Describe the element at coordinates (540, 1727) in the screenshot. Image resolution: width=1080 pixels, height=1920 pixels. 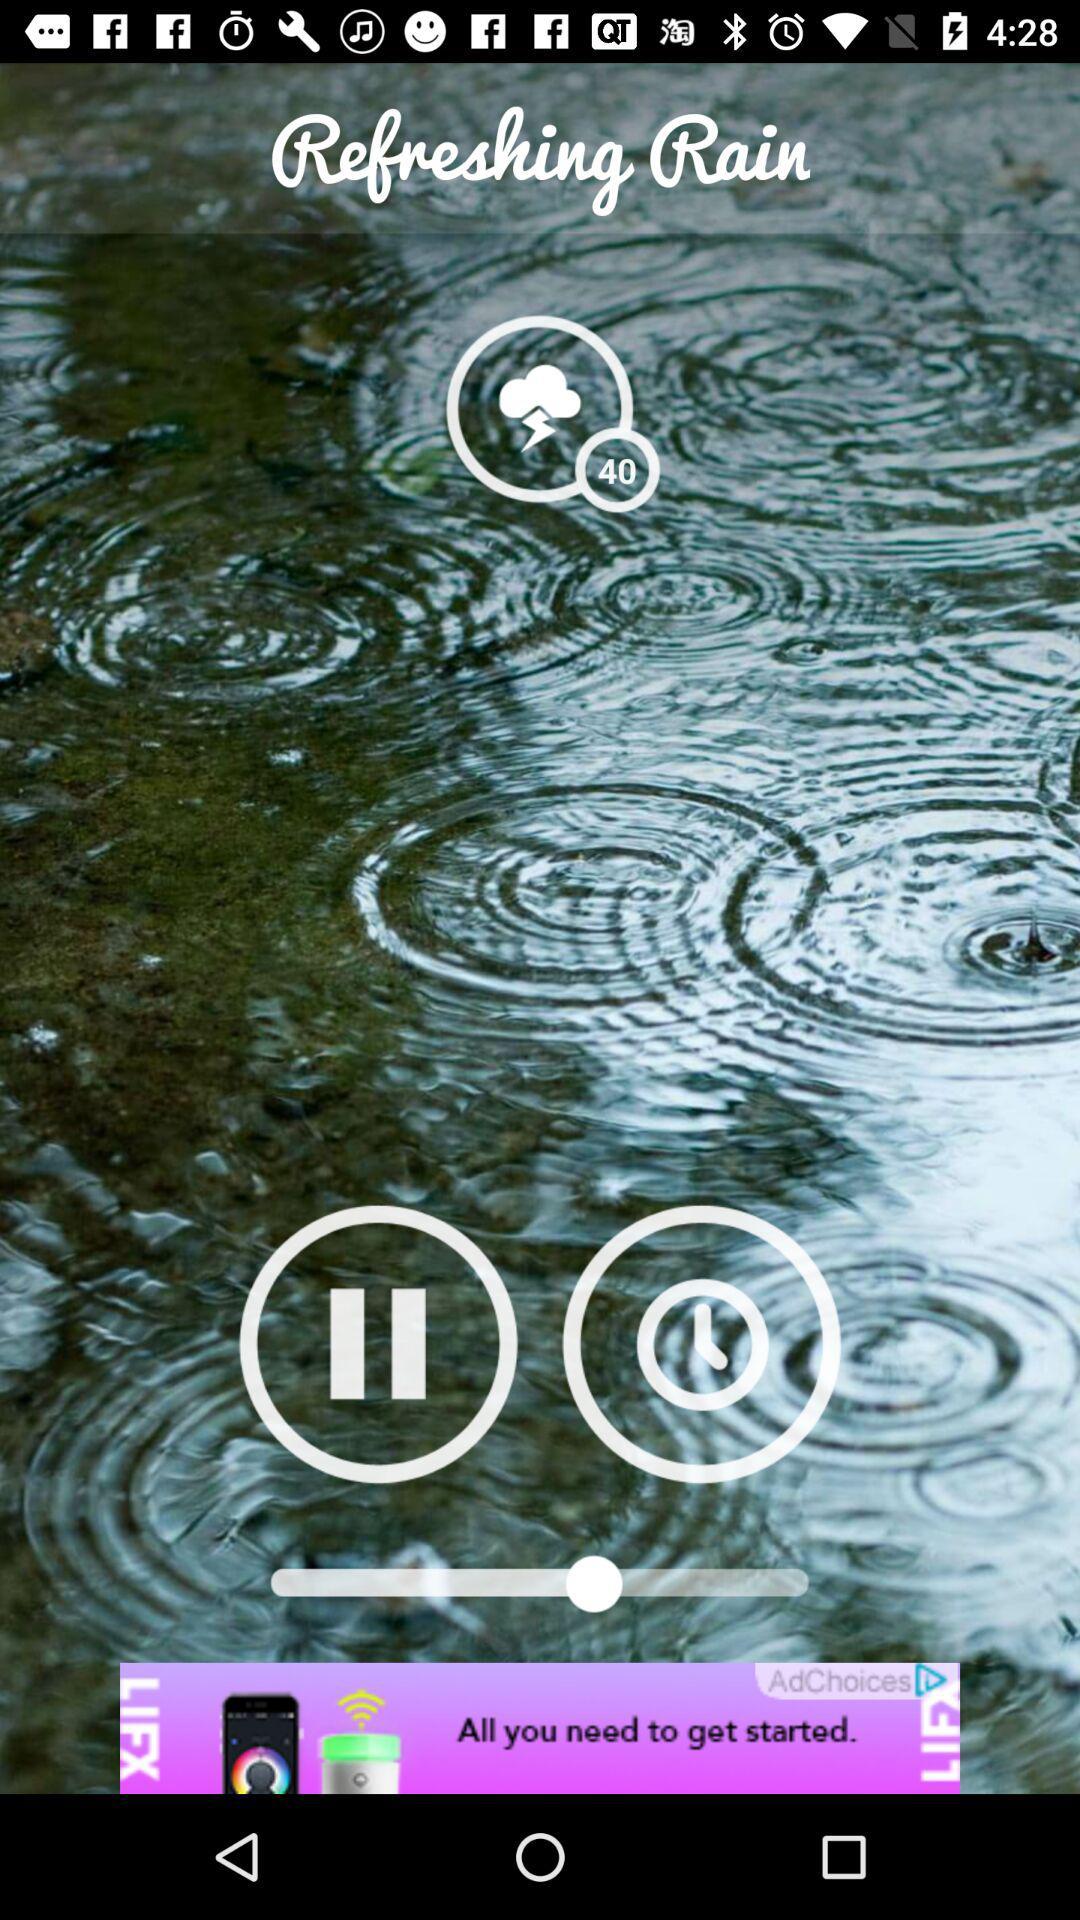
I see `advertising bar` at that location.